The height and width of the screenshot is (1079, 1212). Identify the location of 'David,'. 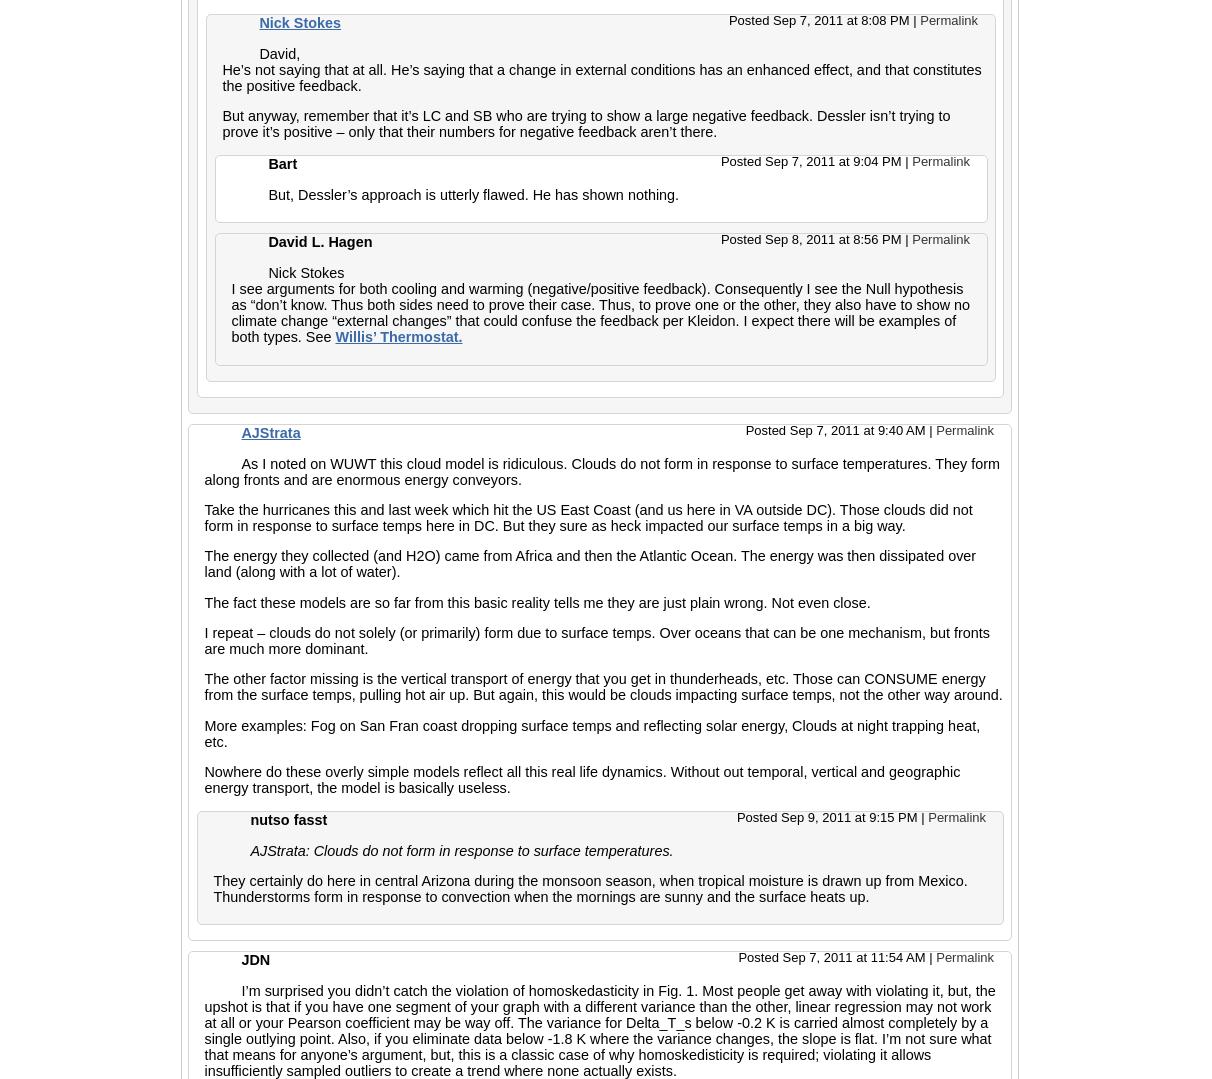
(279, 51).